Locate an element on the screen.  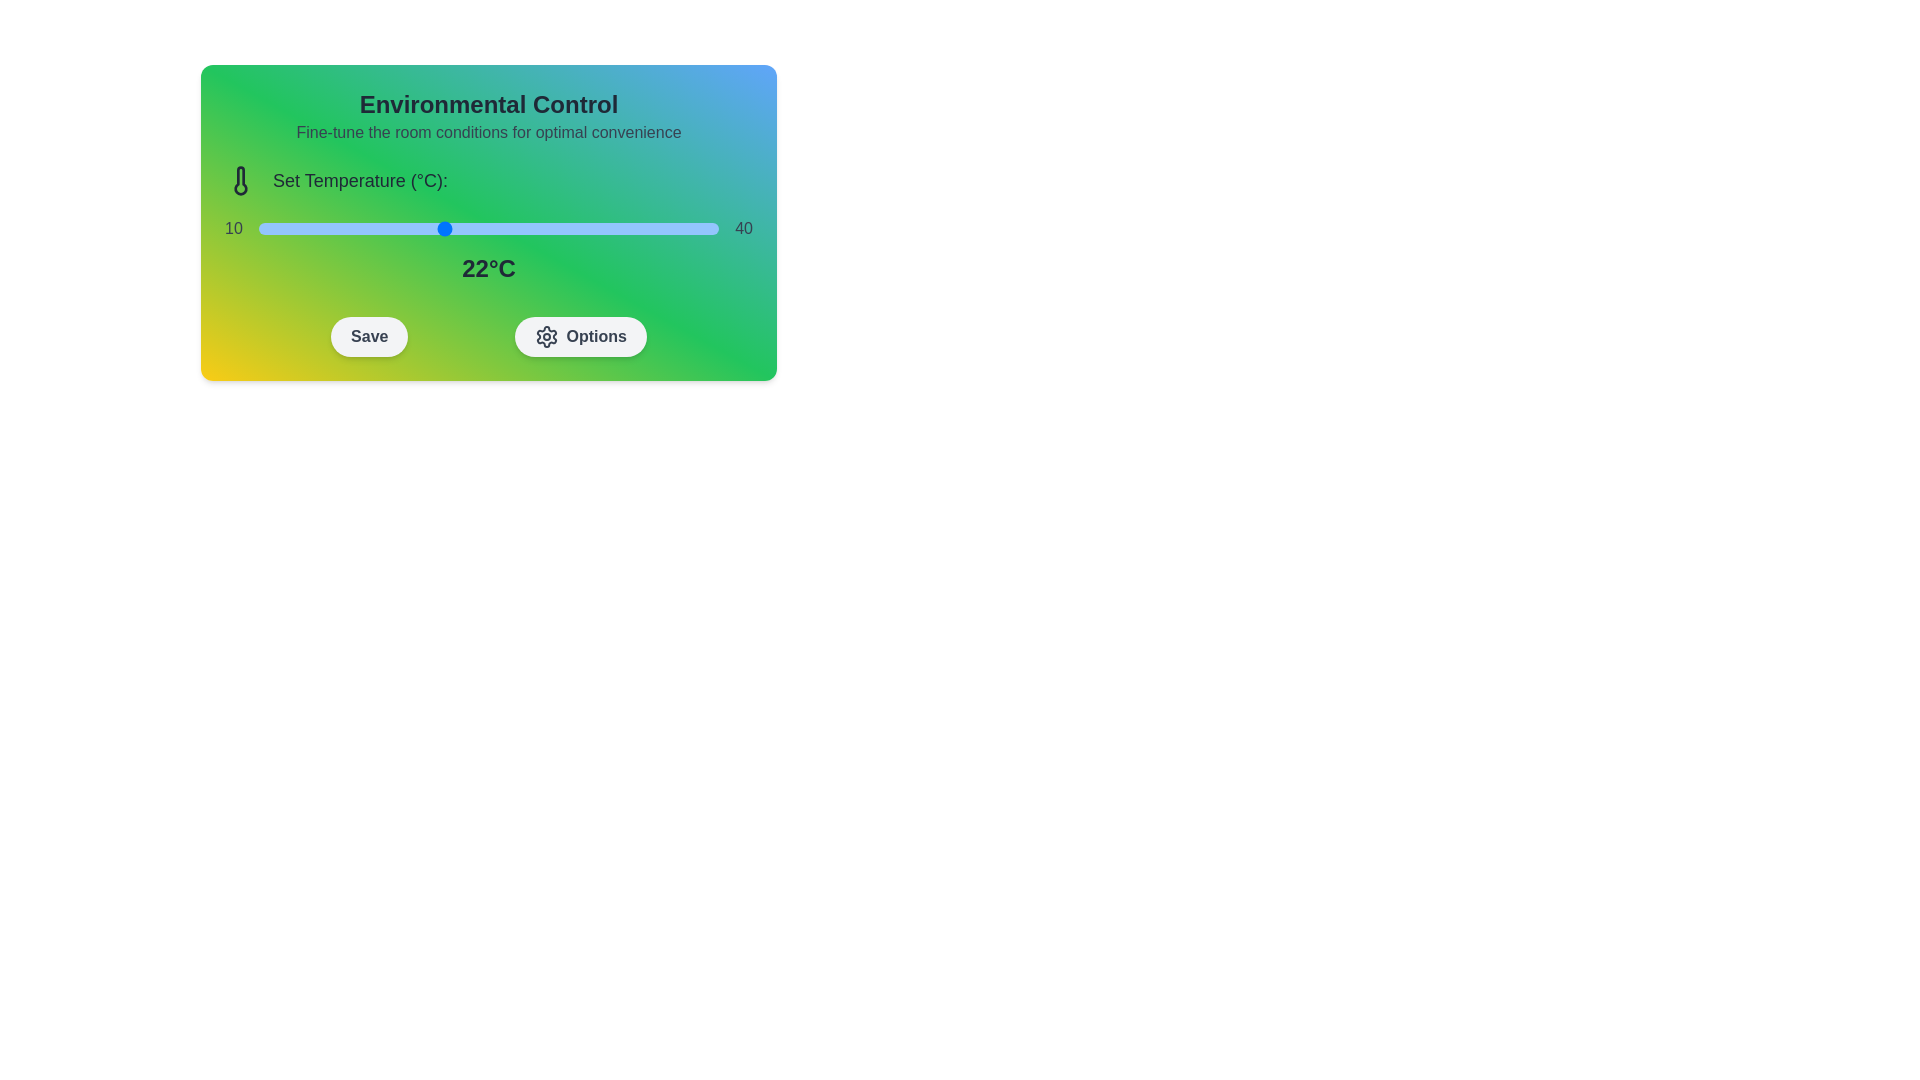
the 'Save' button, which is a rounded rectangular button with a light gray background and bold dark gray text, located at the bottom left of a card-like layout is located at coordinates (369, 335).